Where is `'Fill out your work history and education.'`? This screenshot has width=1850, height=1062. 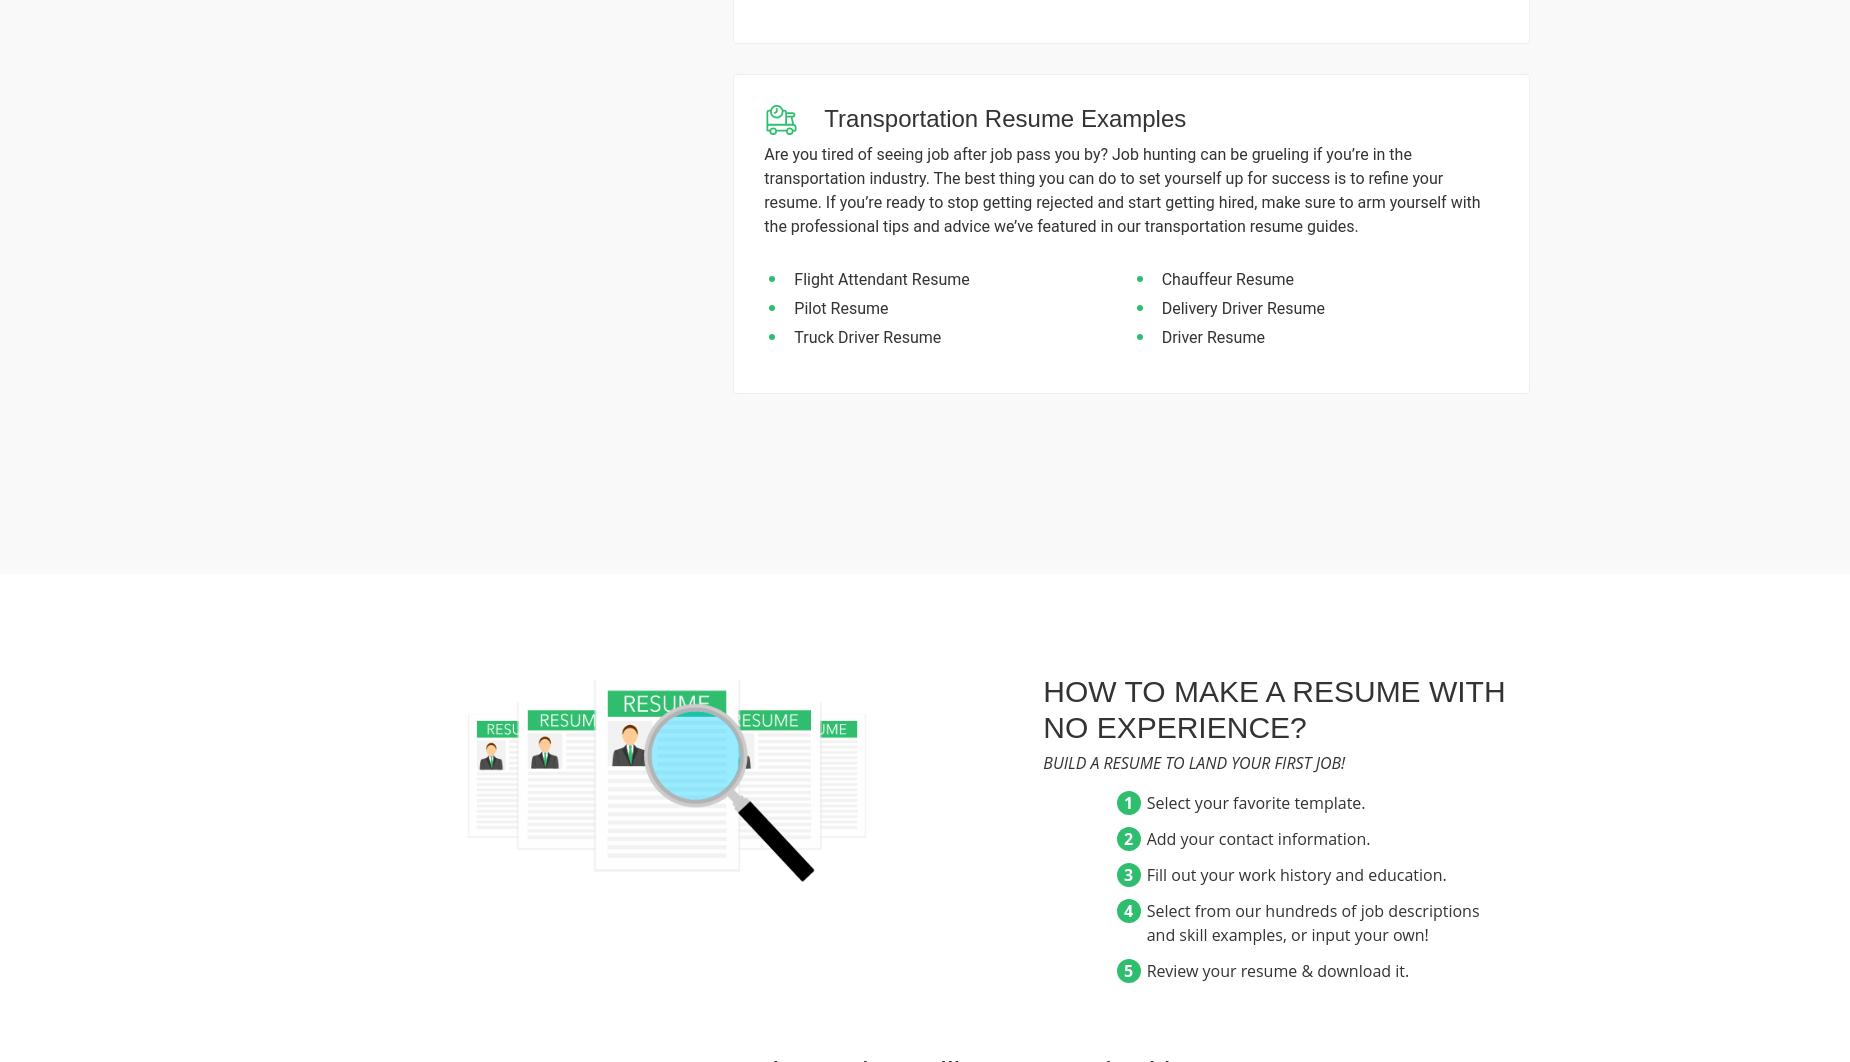
'Fill out your work history and education.' is located at coordinates (1294, 873).